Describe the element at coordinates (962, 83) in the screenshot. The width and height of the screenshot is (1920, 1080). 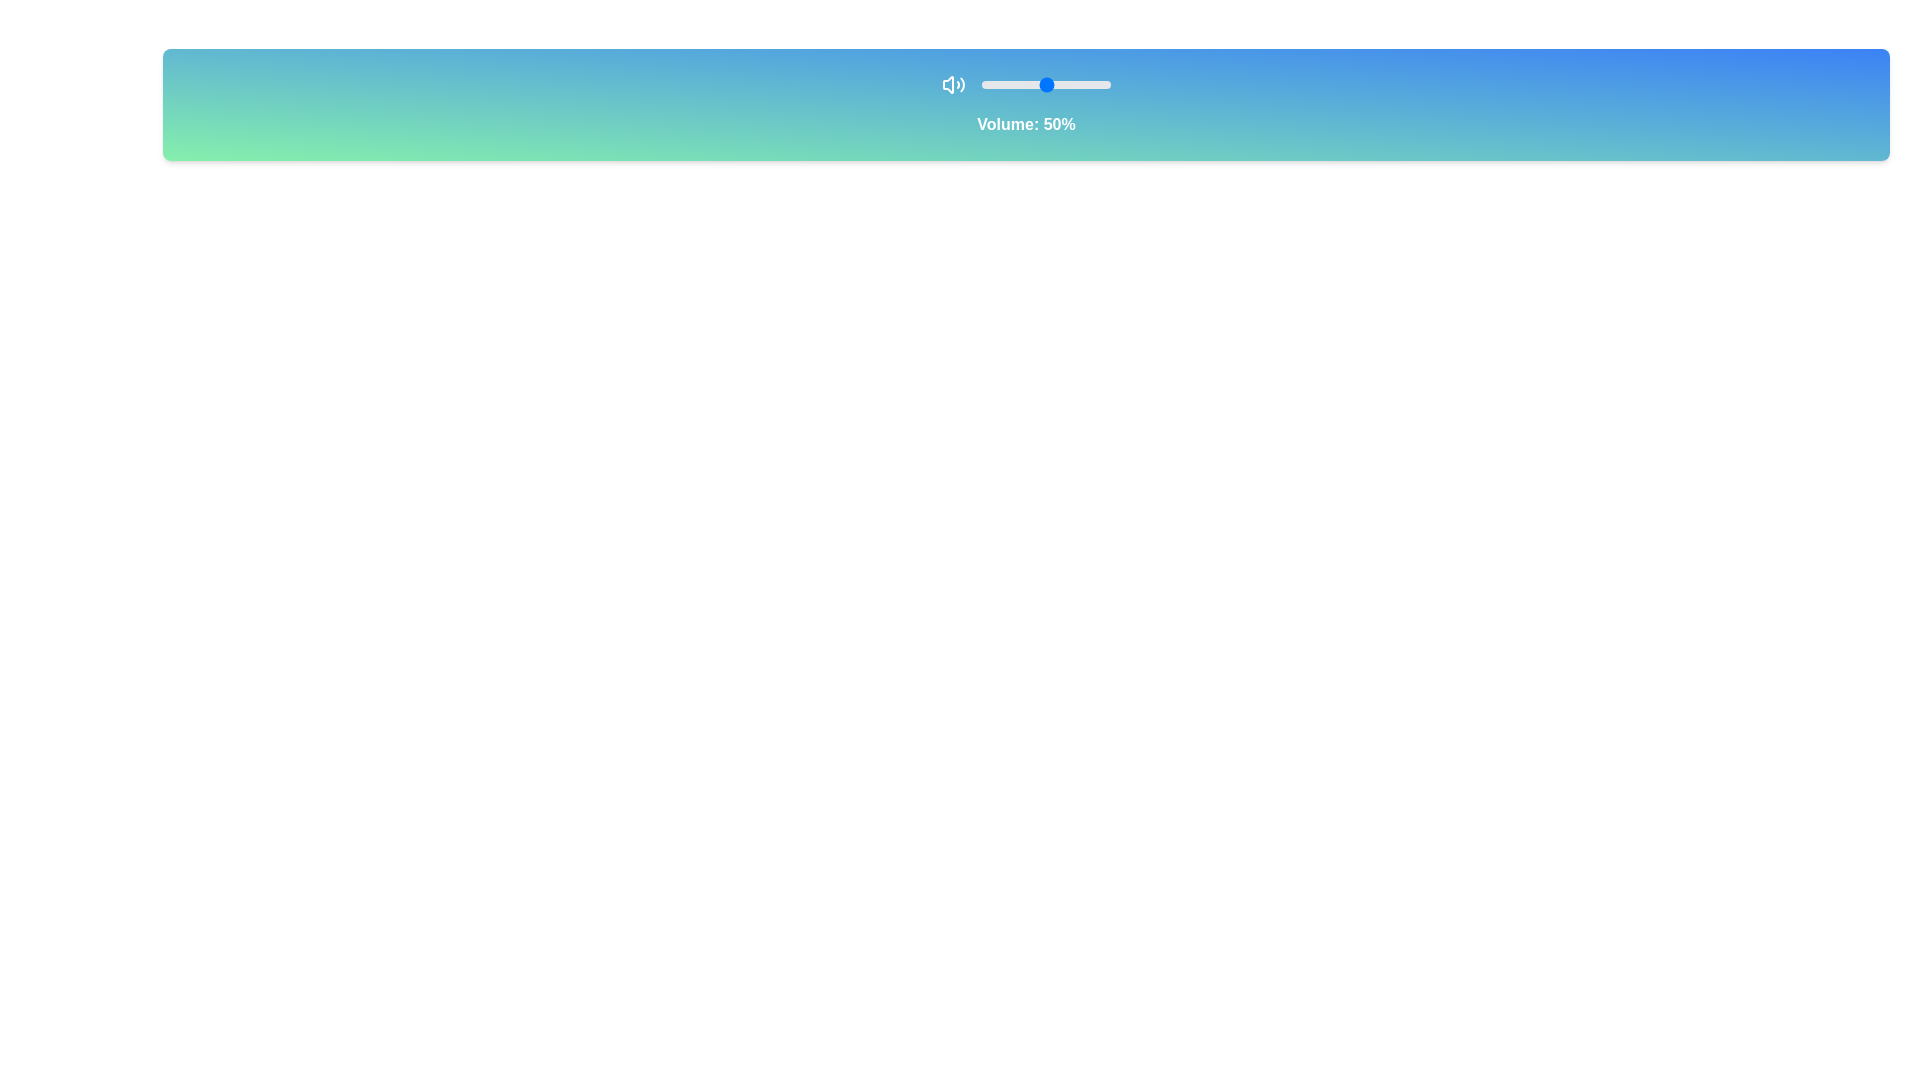
I see `the third curve of the sound wave icon, which is part of the sound icon on the left side of the top blue-green gradient bar` at that location.